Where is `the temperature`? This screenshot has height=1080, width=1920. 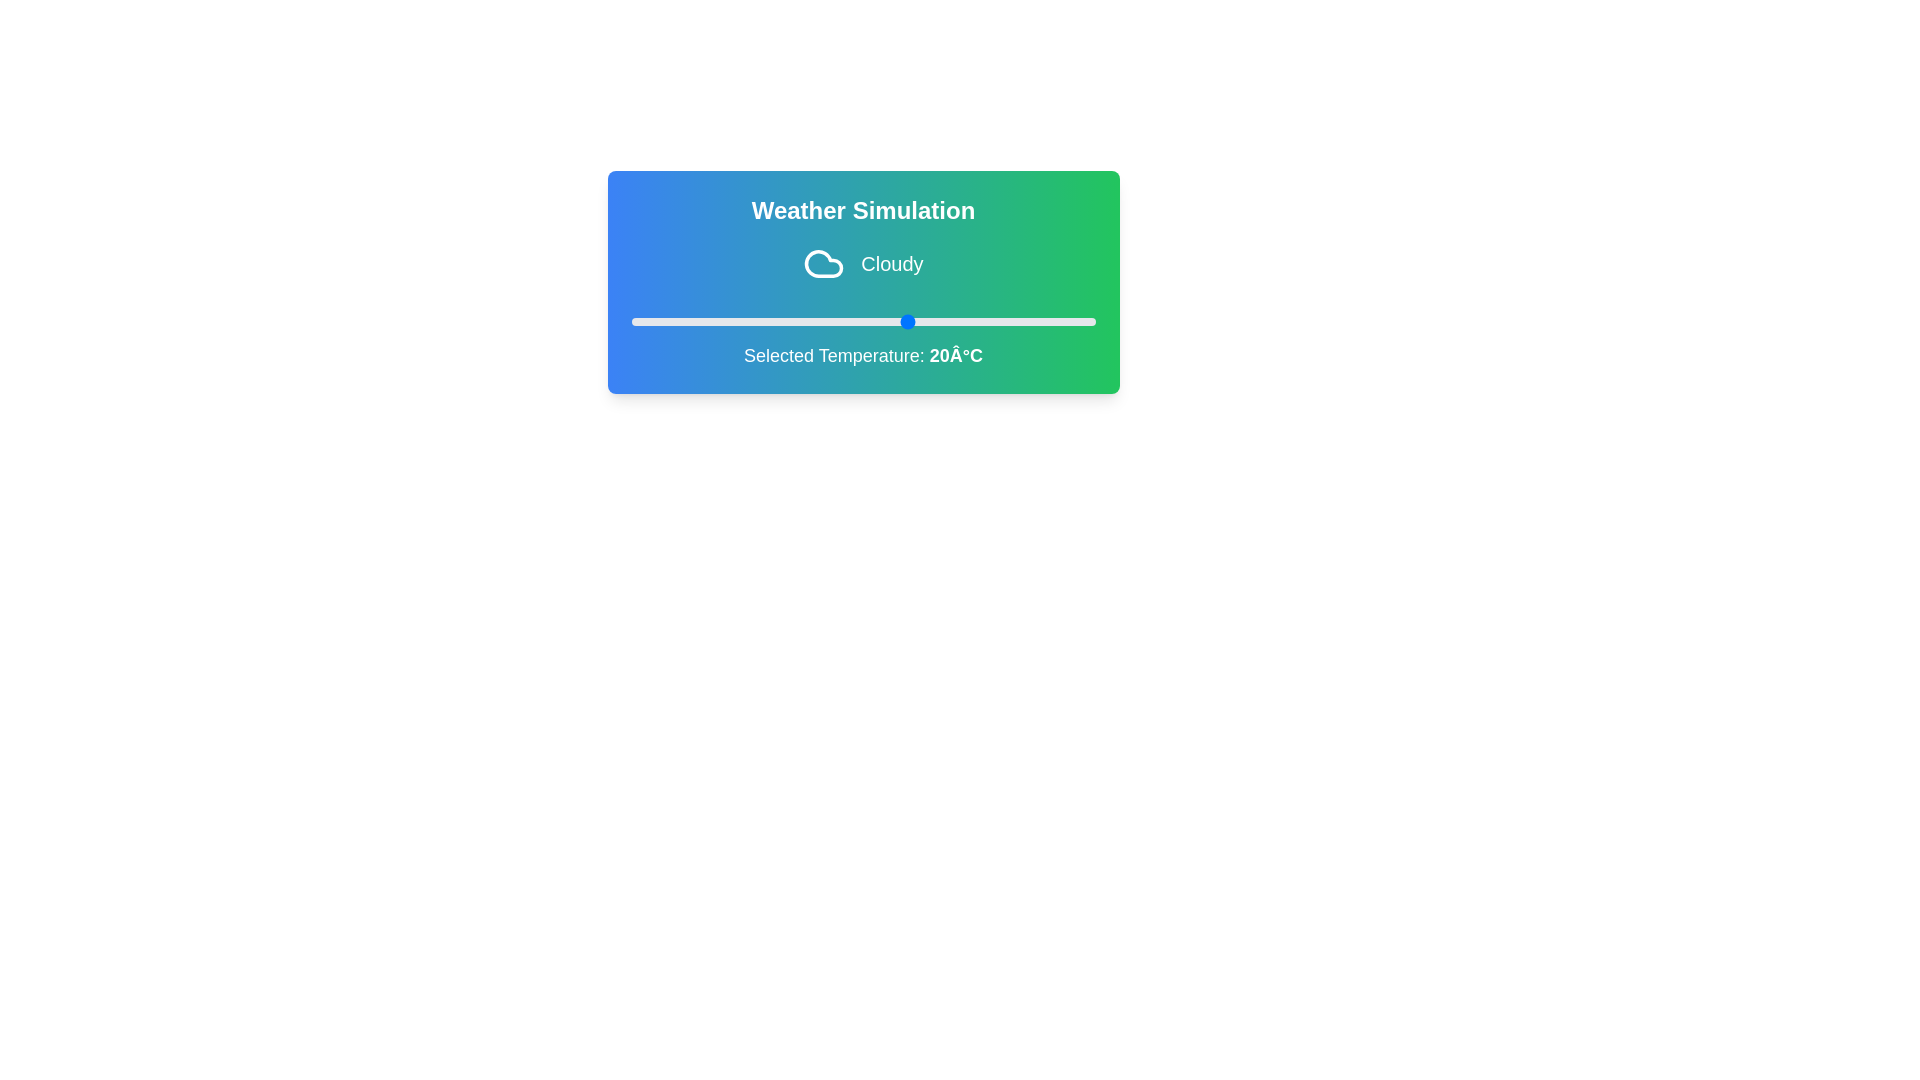
the temperature is located at coordinates (927, 320).